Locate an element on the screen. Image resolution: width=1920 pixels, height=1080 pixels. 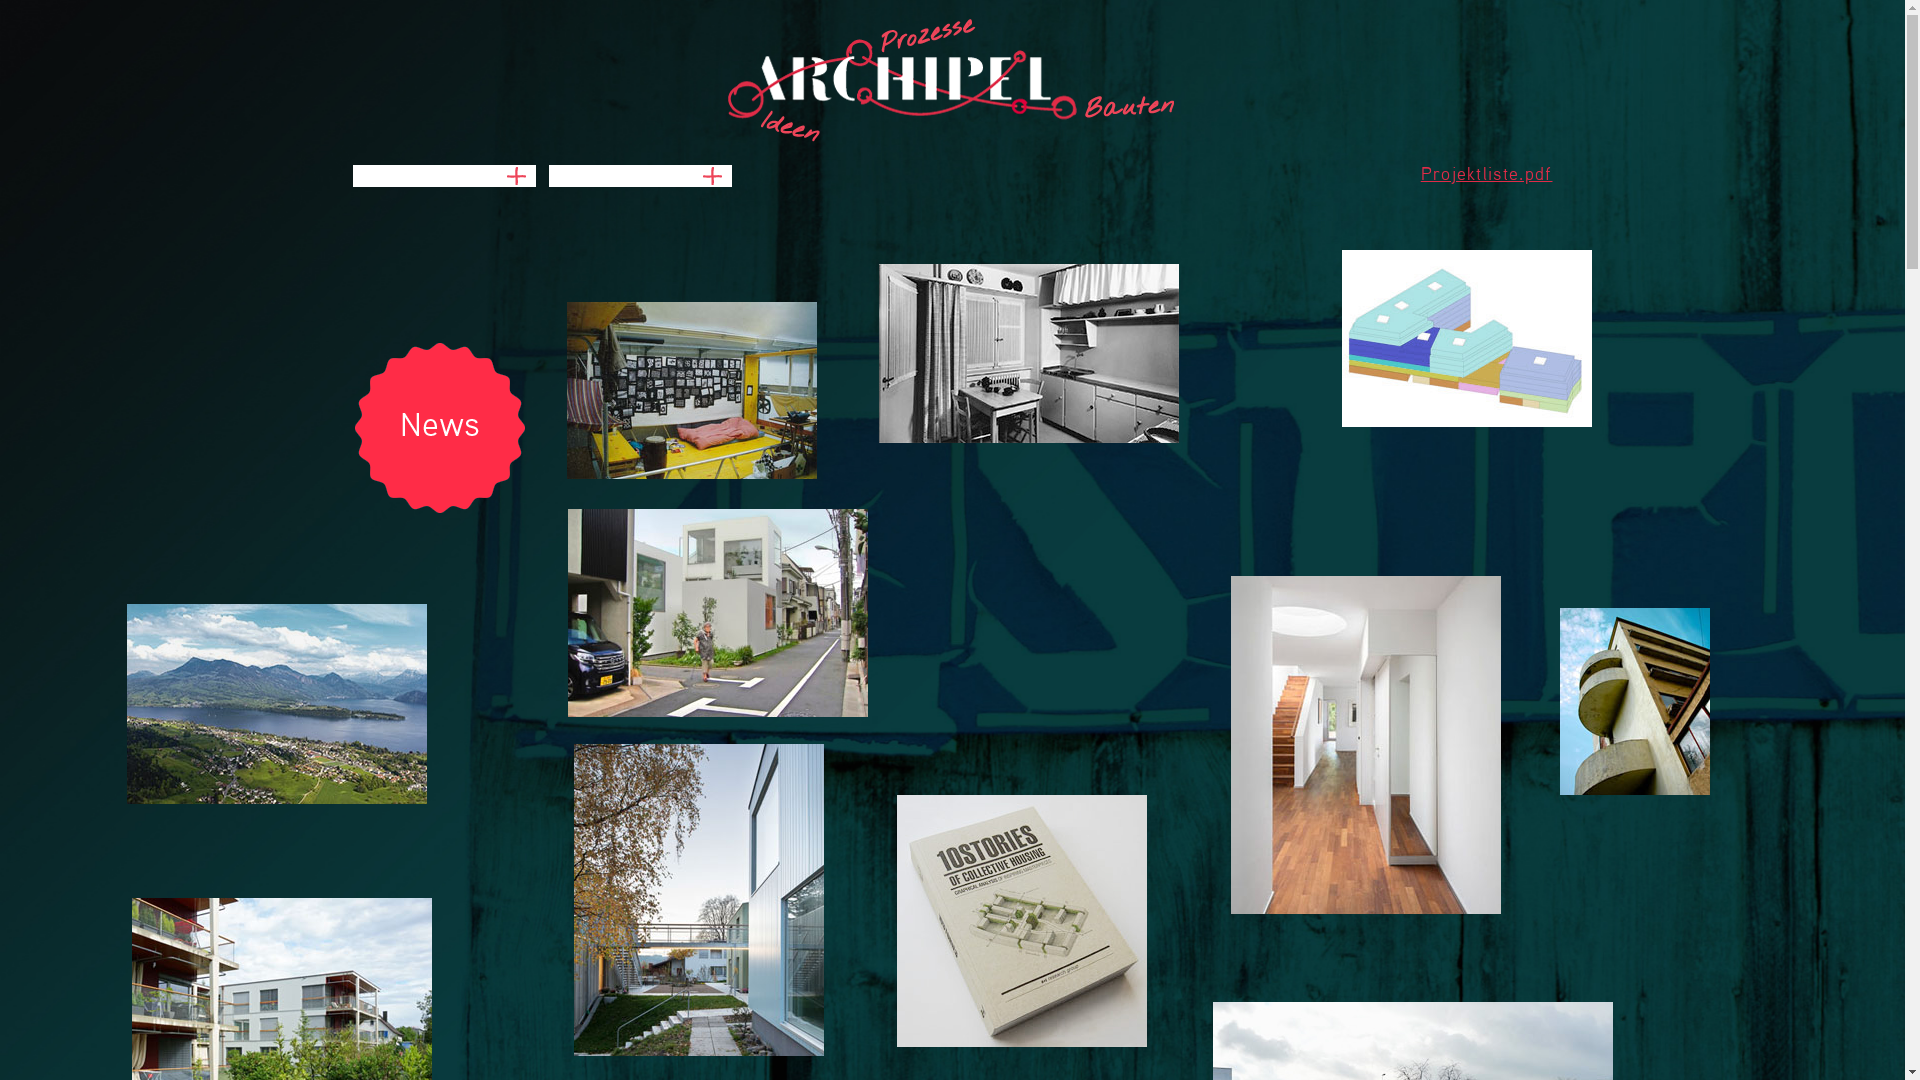
'Projektliste.pdf' is located at coordinates (1419, 173).